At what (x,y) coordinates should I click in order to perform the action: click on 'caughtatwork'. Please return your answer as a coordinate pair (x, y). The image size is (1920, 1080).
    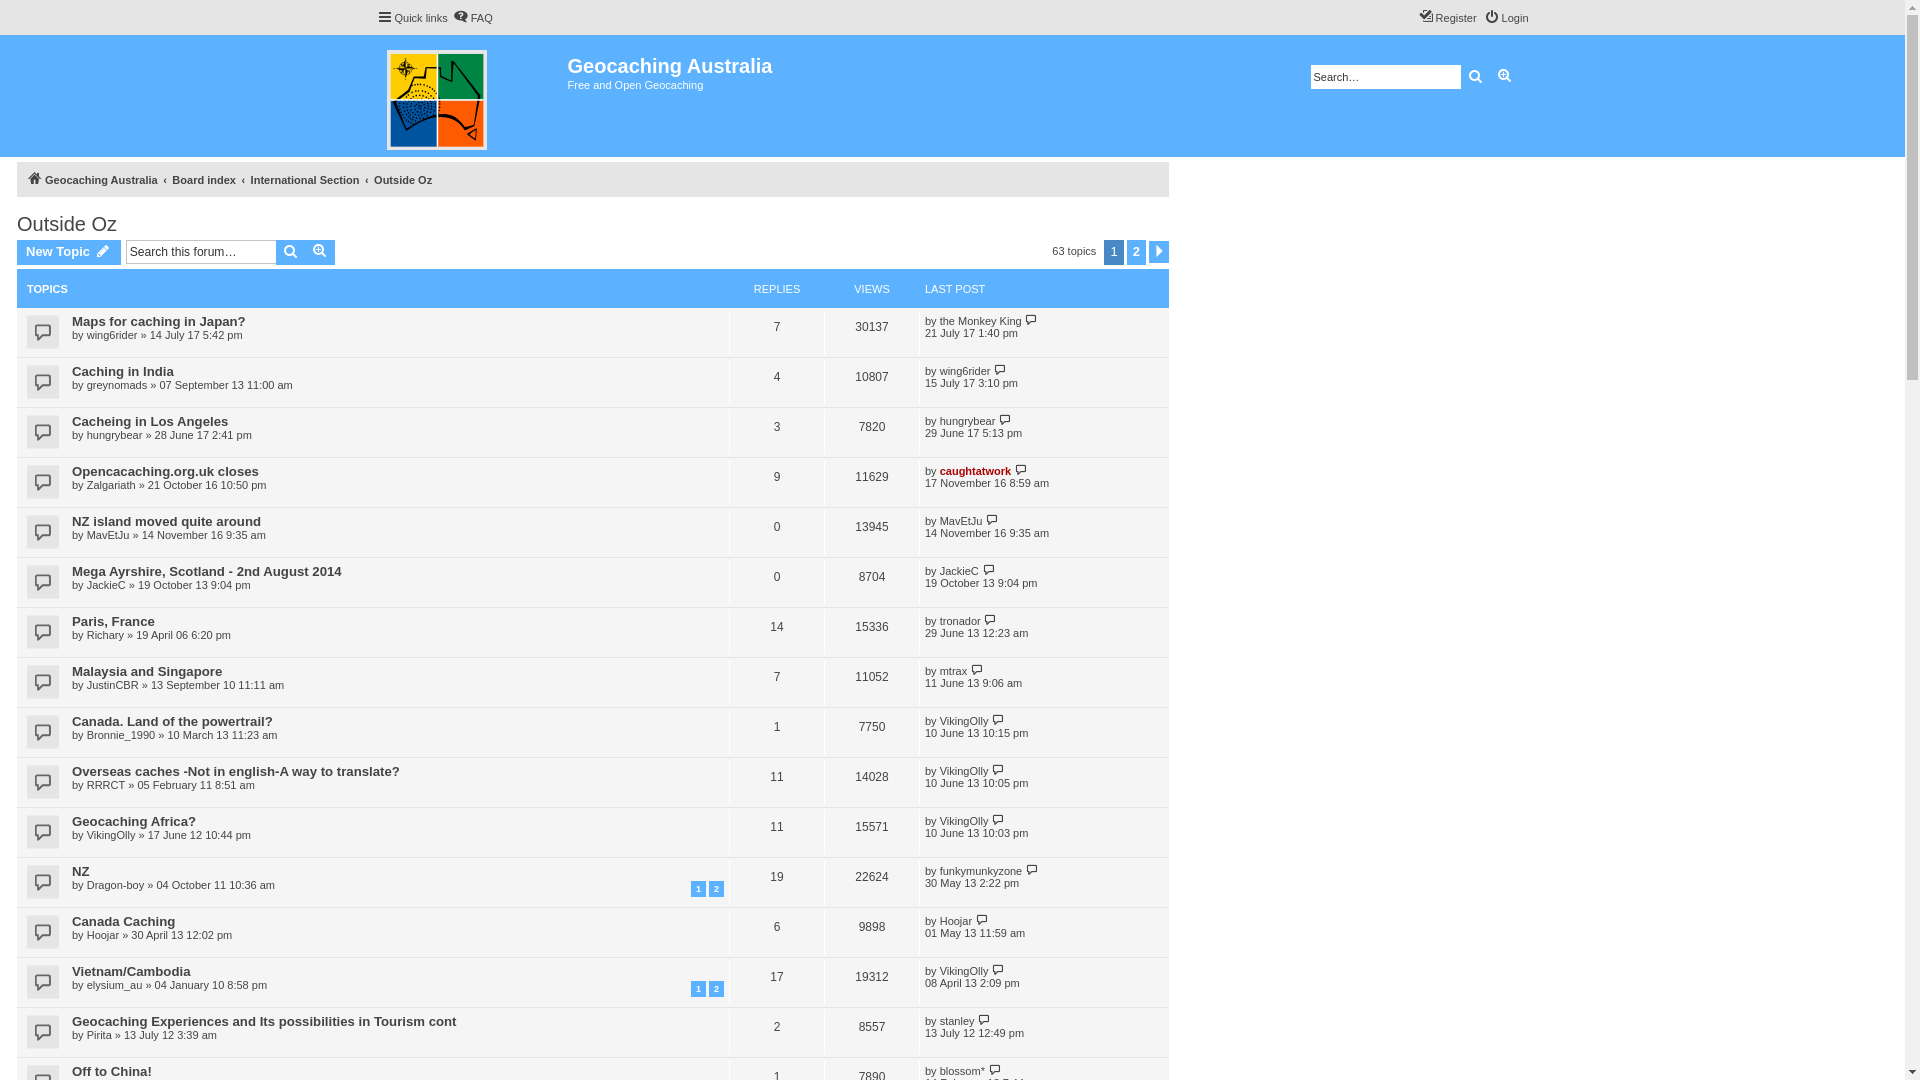
    Looking at the image, I should click on (975, 470).